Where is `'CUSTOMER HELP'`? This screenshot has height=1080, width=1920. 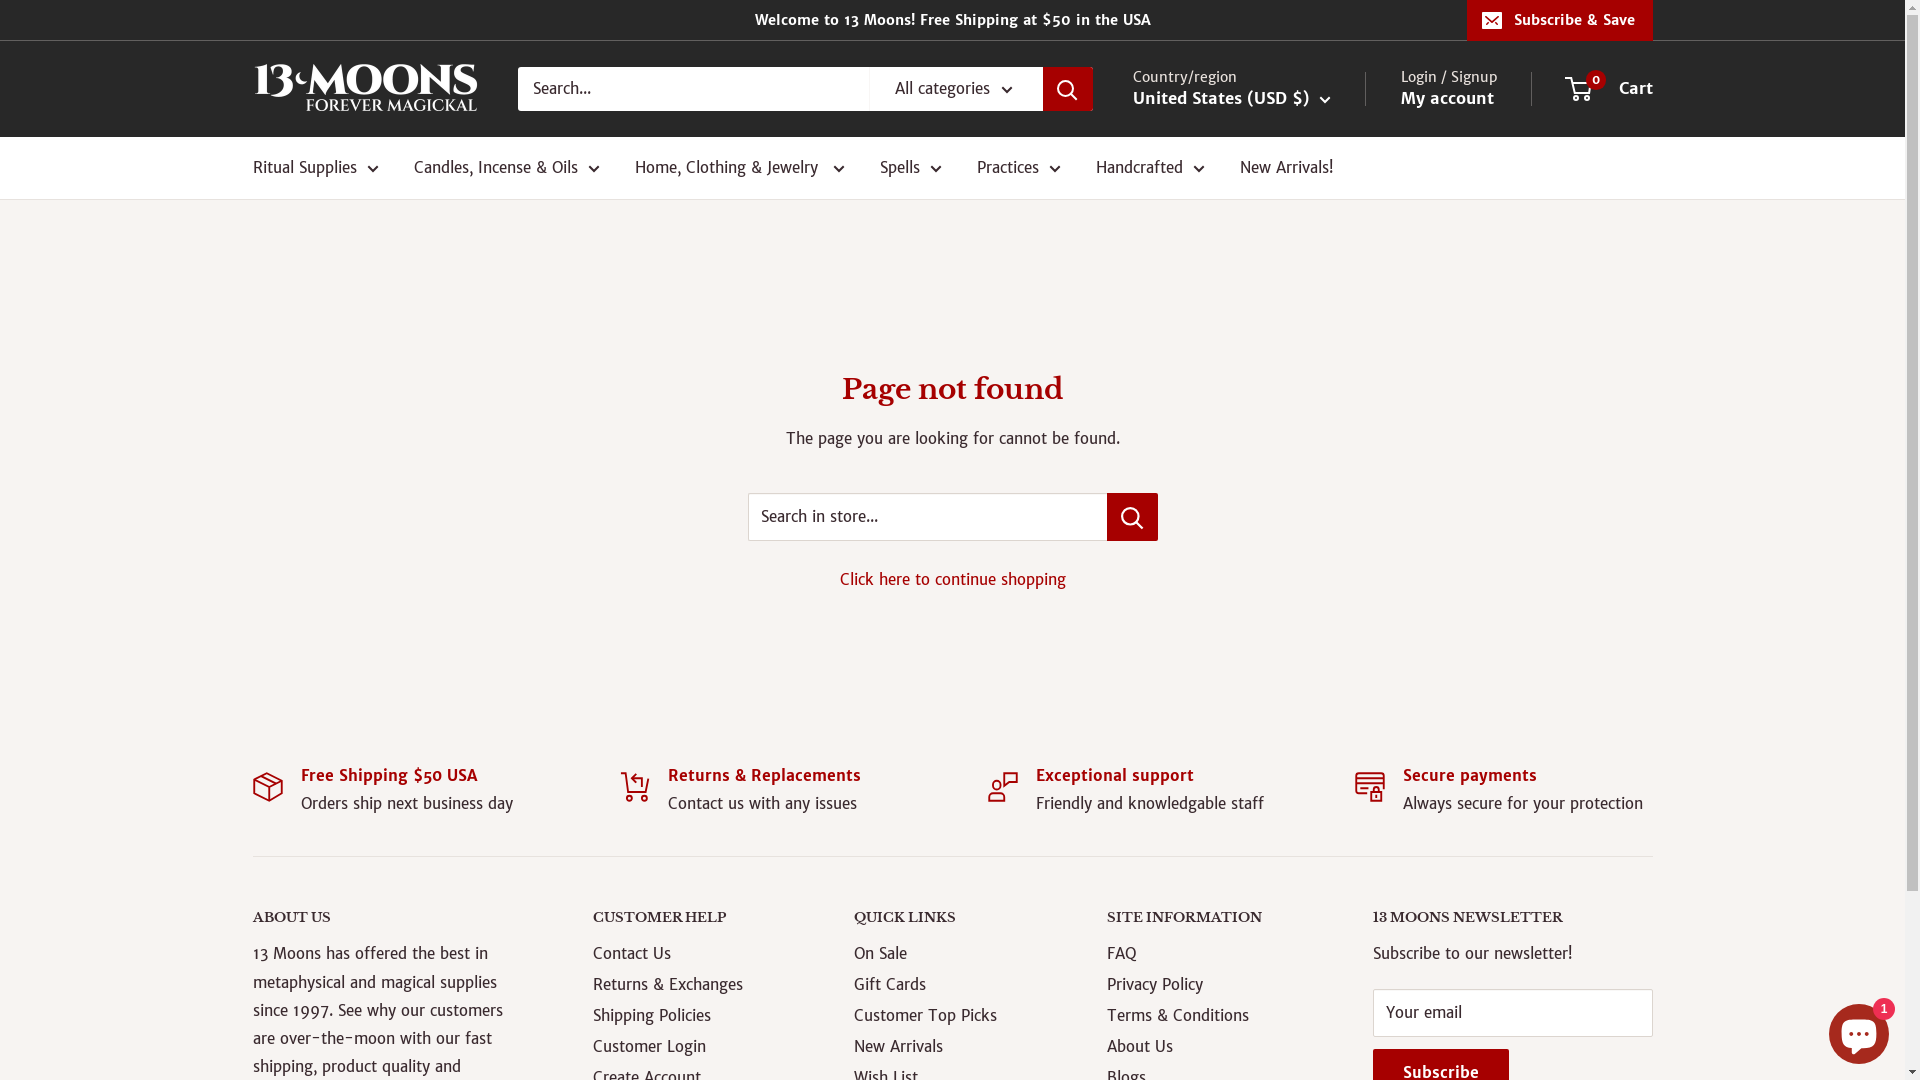 'CUSTOMER HELP' is located at coordinates (688, 918).